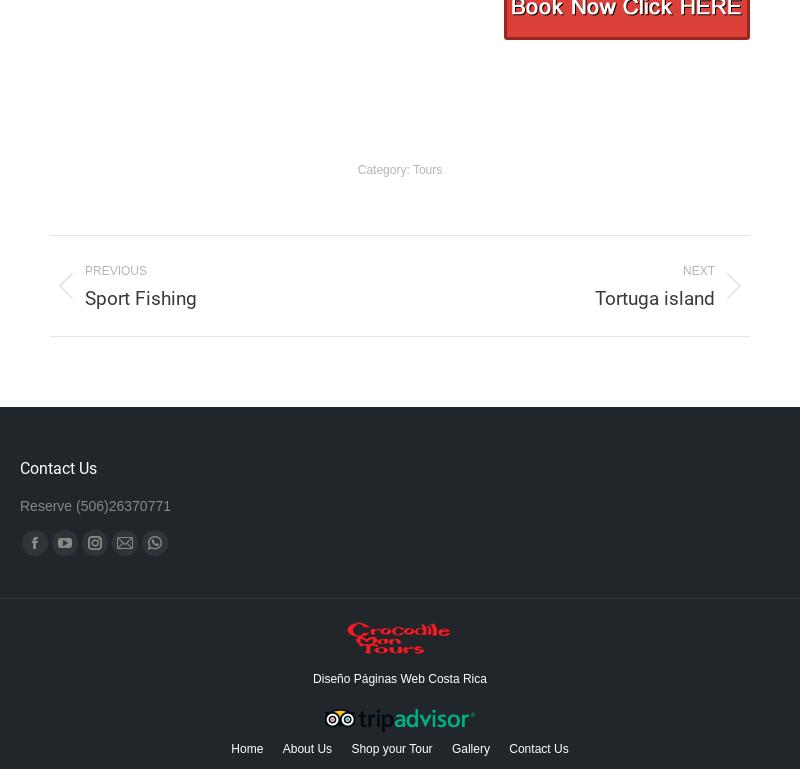  Describe the element at coordinates (390, 712) in the screenshot. I see `'Checkout'` at that location.